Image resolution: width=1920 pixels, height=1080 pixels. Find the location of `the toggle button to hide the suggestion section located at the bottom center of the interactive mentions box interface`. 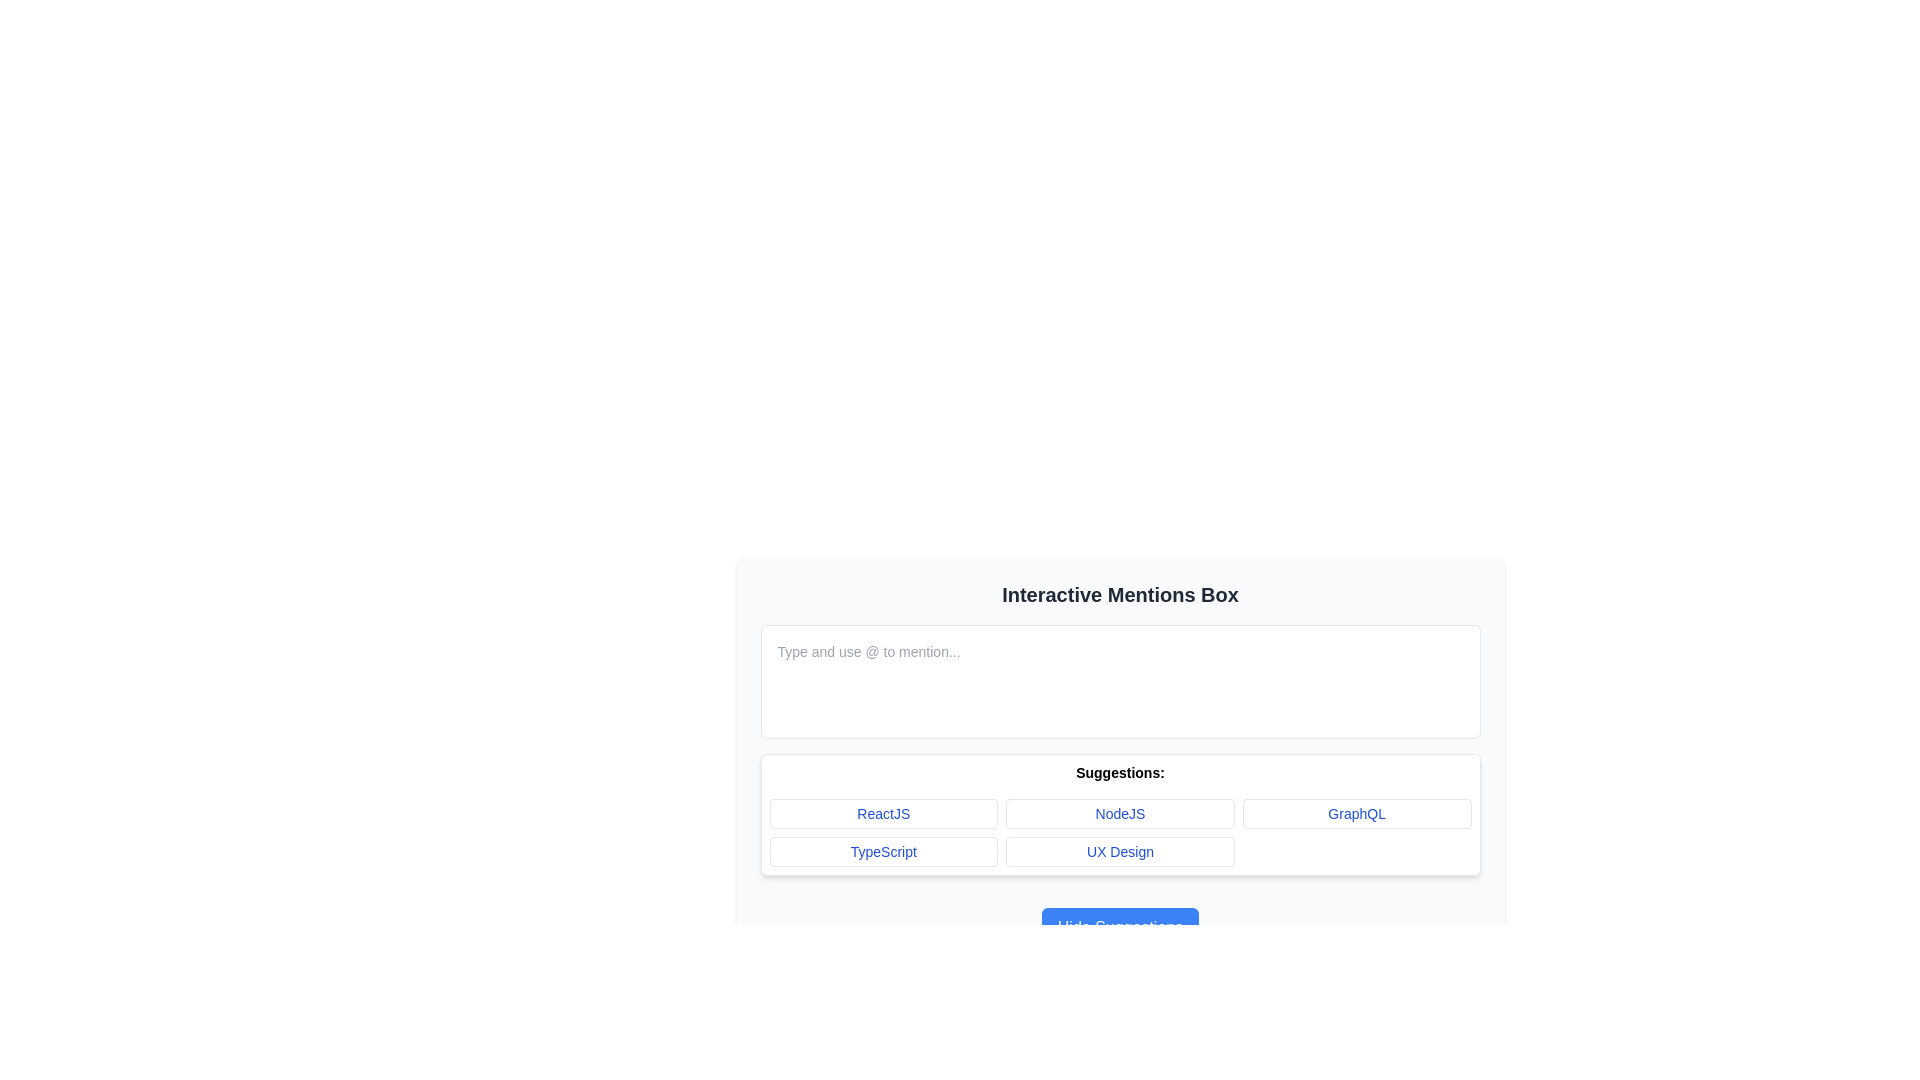

the toggle button to hide the suggestion section located at the bottom center of the interactive mentions box interface is located at coordinates (1120, 928).